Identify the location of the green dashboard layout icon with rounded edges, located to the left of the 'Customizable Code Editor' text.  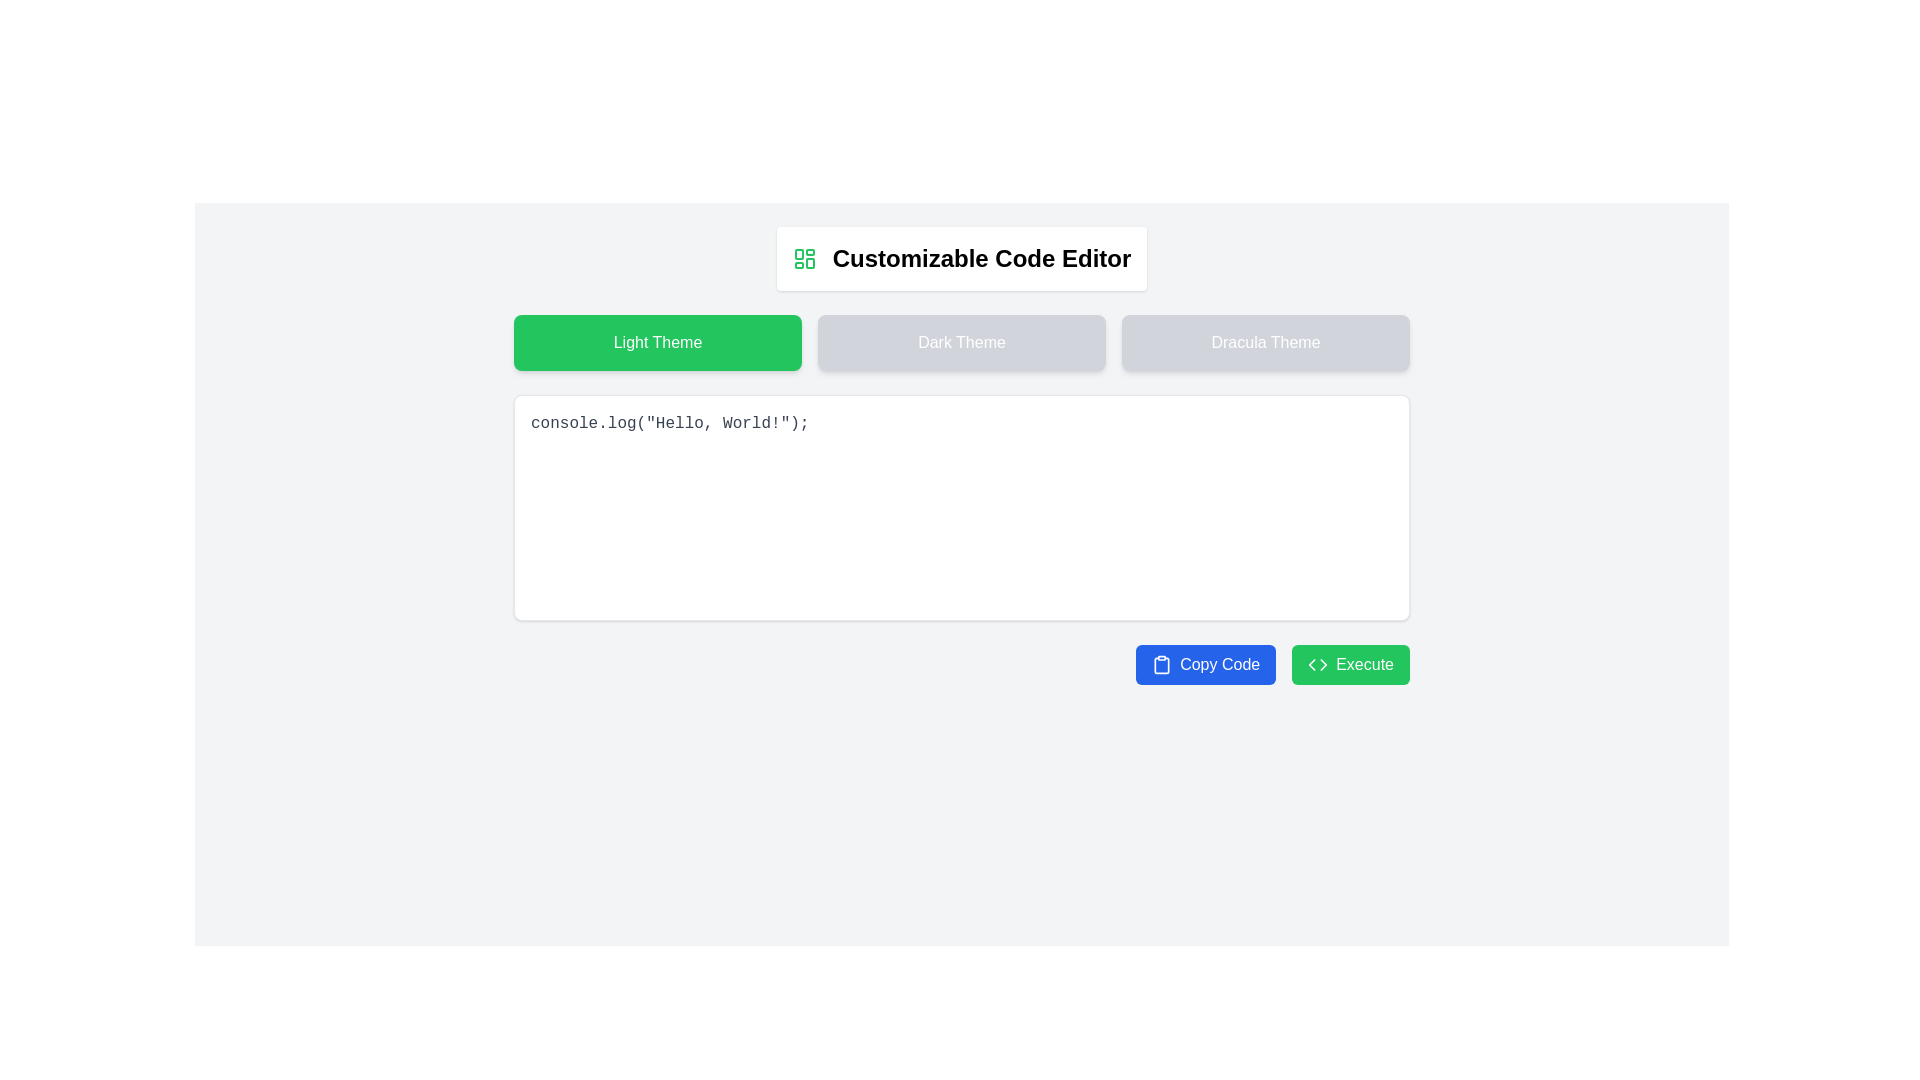
(804, 257).